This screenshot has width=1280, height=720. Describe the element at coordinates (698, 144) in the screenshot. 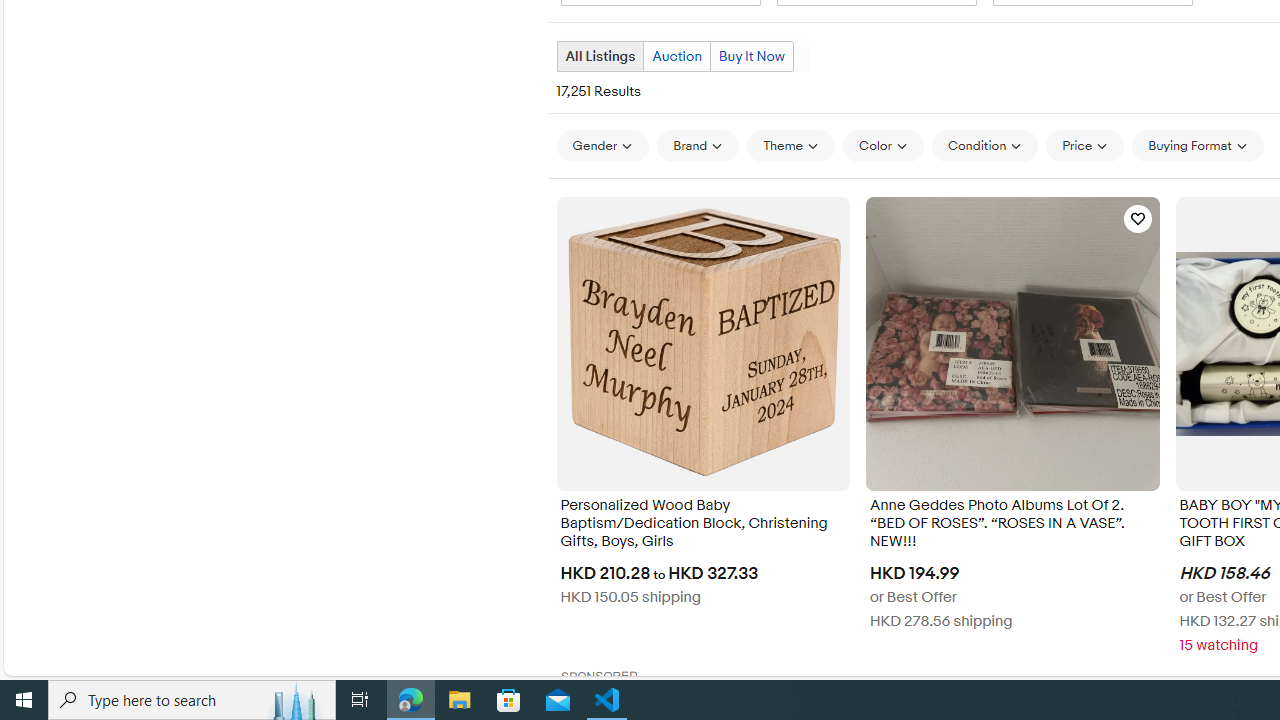

I see `'Brand'` at that location.